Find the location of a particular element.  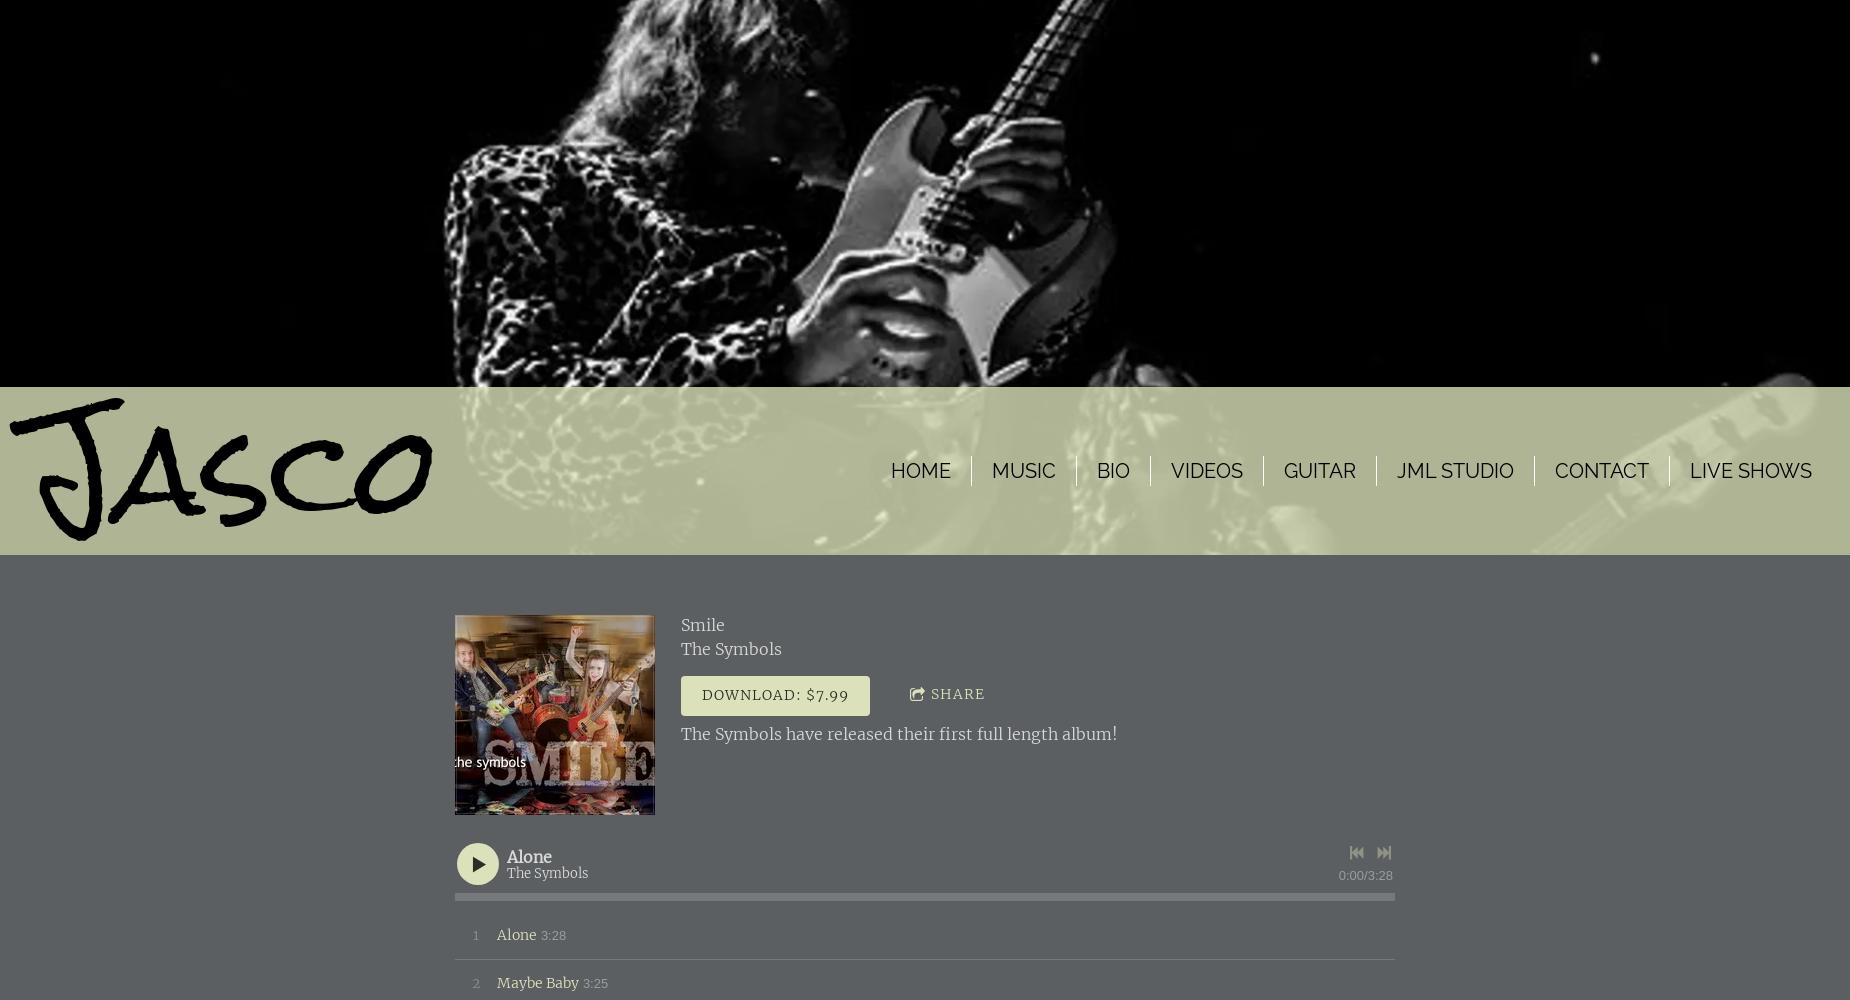

'Videos' is located at coordinates (1205, 470).